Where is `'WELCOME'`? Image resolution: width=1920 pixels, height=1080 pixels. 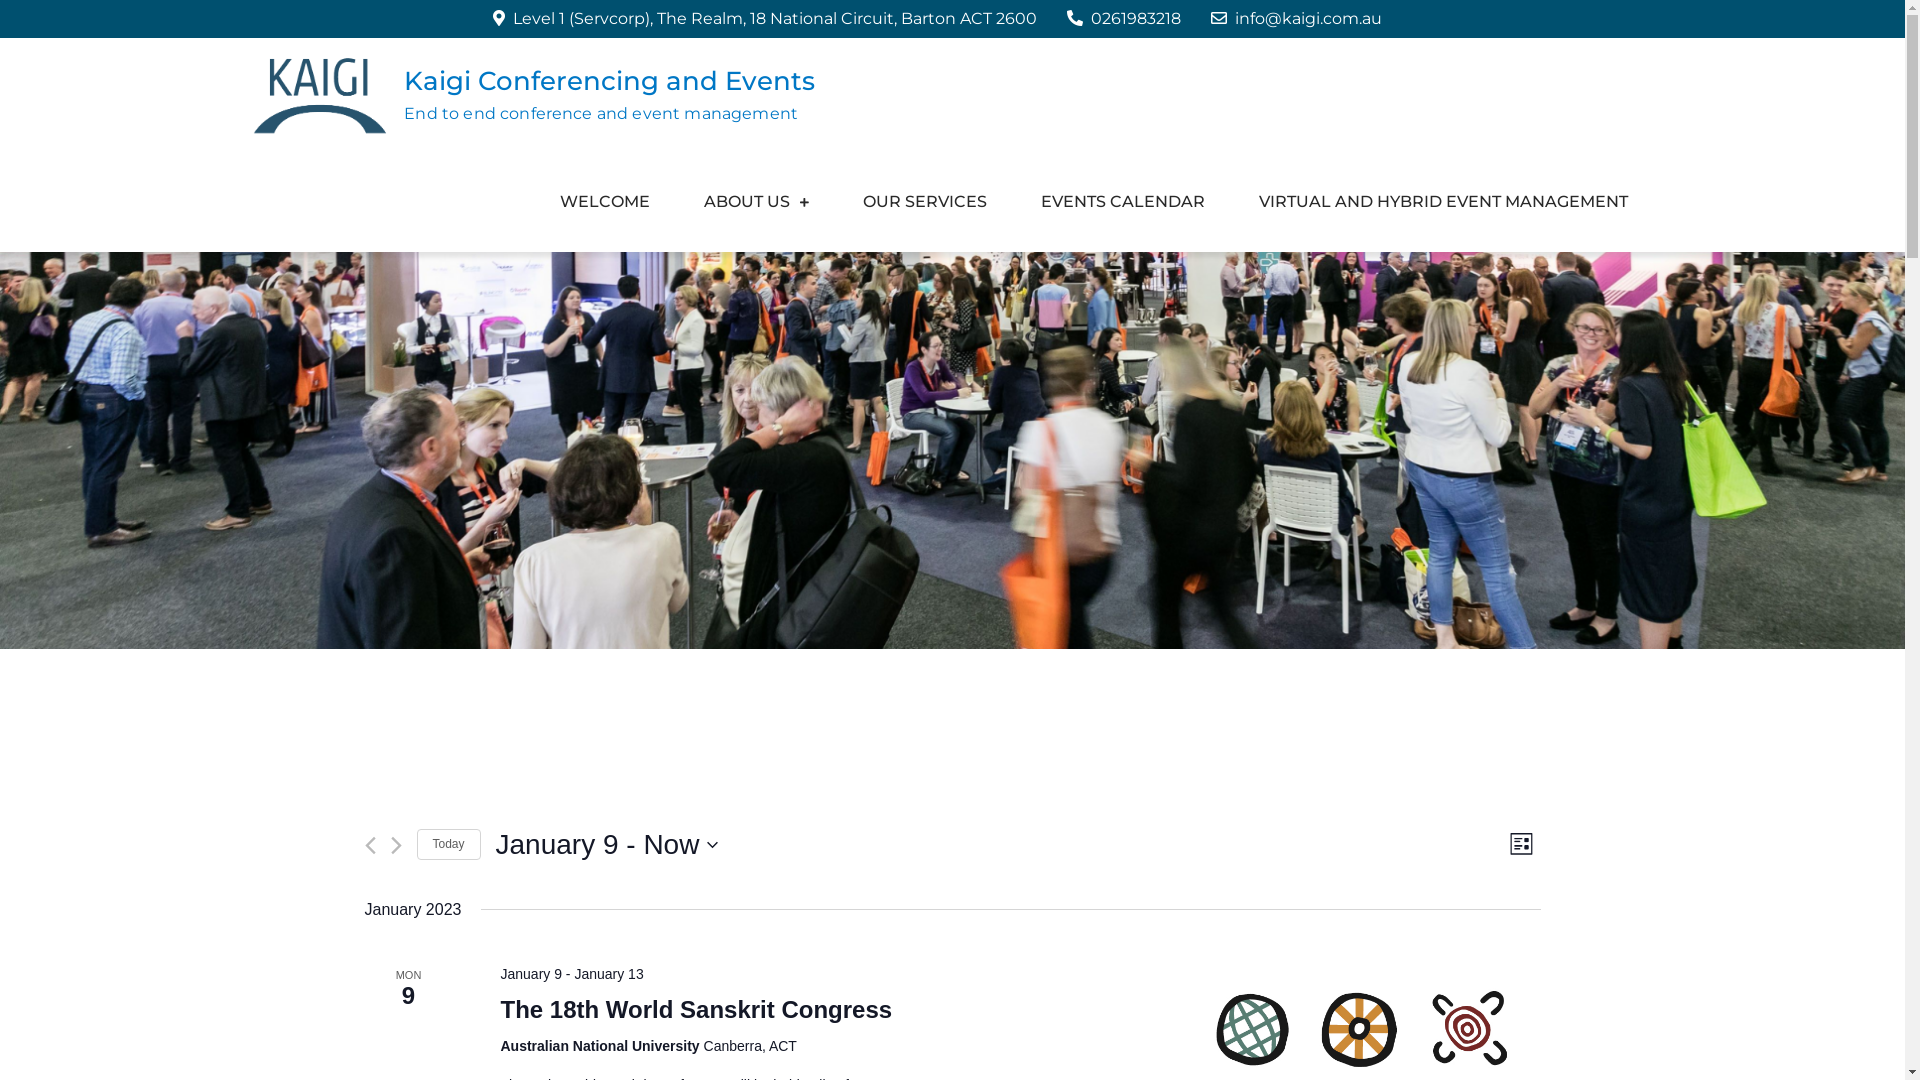
'WELCOME' is located at coordinates (603, 201).